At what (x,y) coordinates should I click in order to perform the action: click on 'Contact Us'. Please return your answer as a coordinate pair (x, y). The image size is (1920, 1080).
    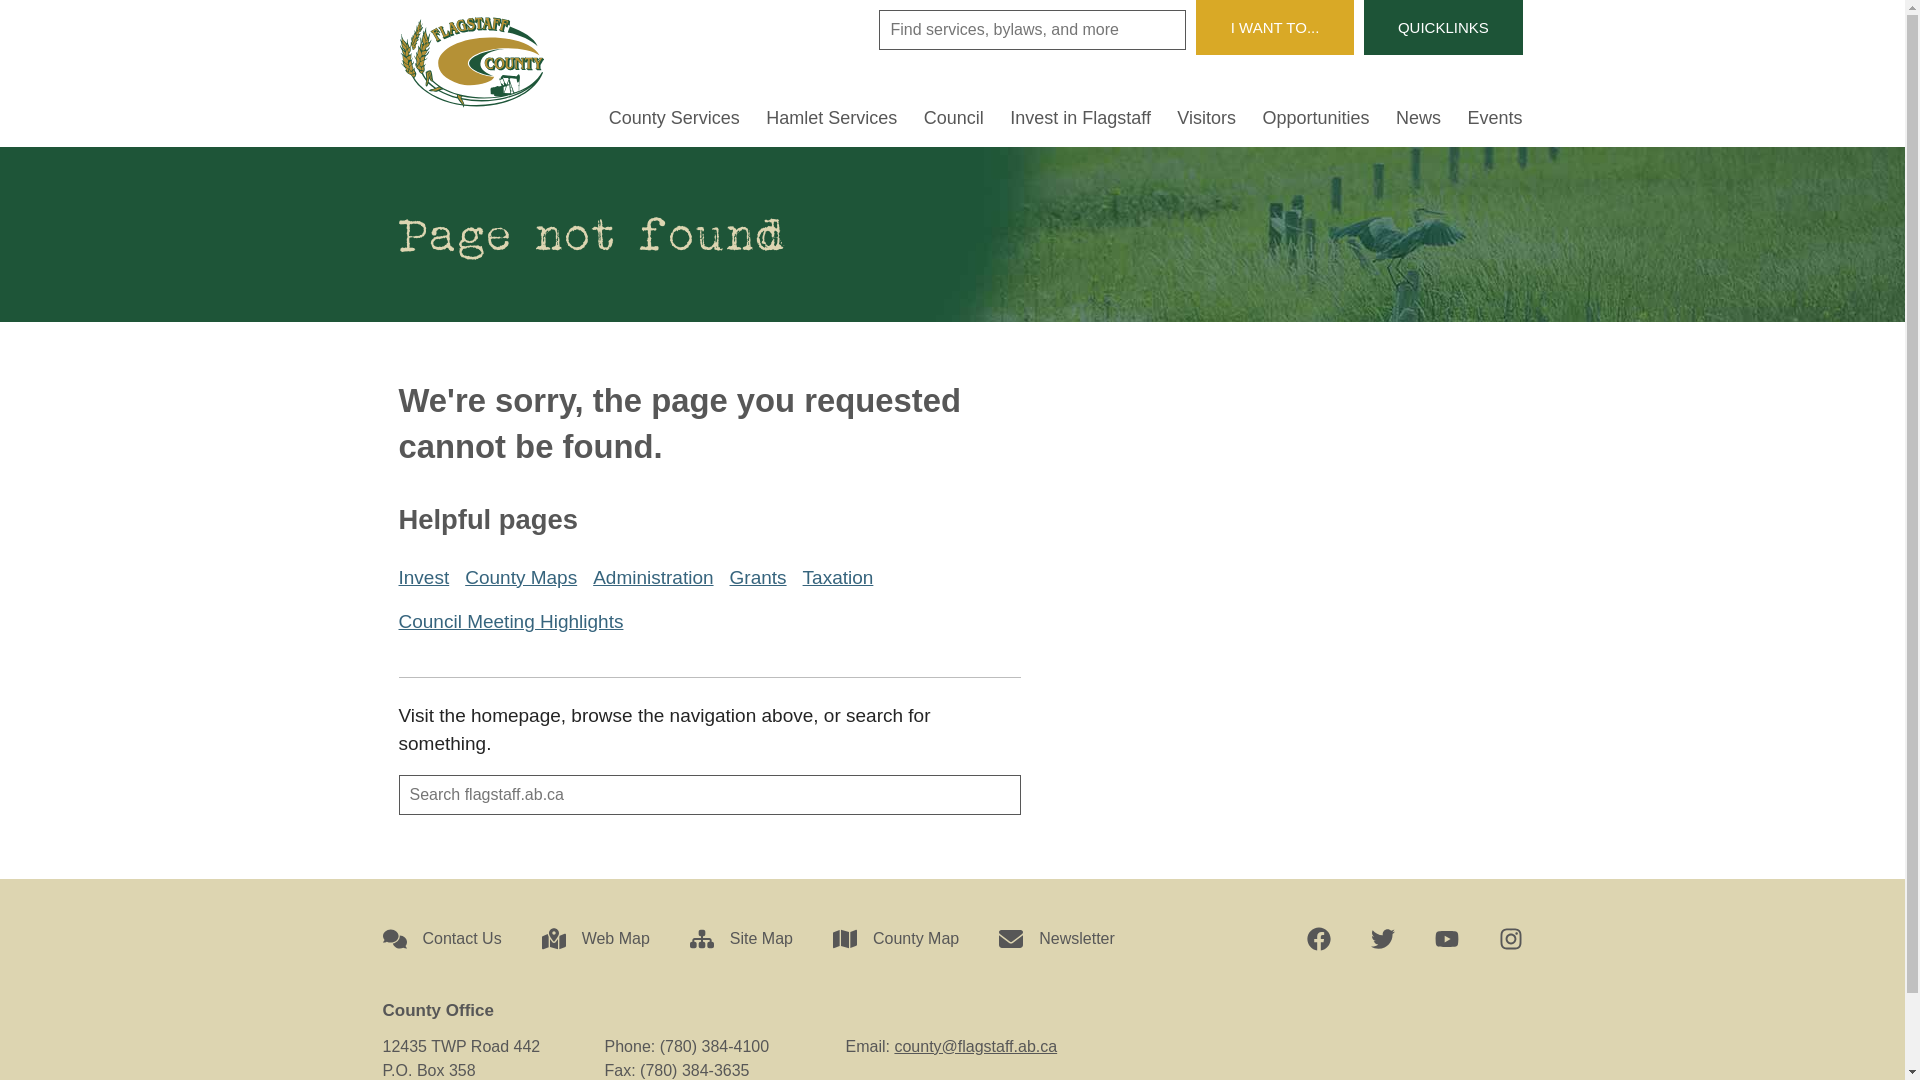
    Looking at the image, I should click on (440, 938).